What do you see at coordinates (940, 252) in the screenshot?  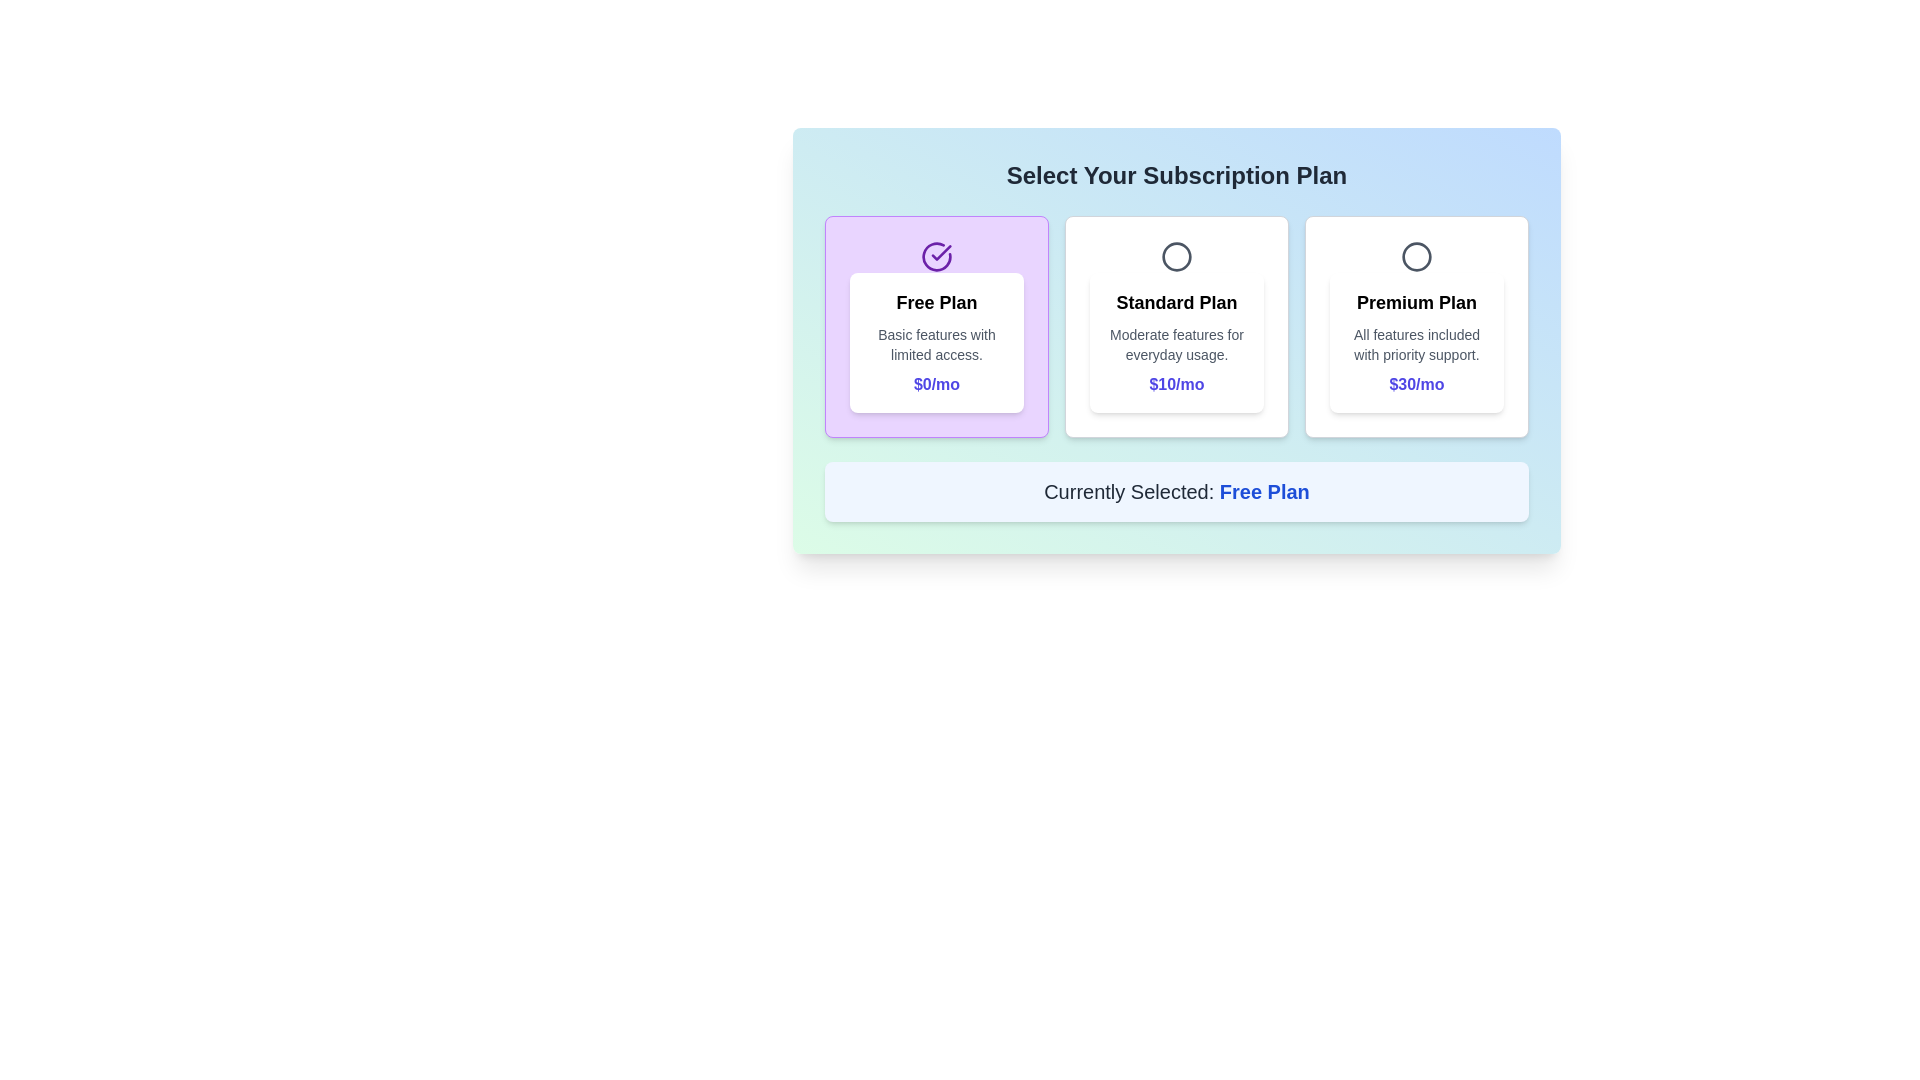 I see `the circular icon that signifies the selection of the 'Free Plan' subscription tier, located at the top-left of the 'Free Plan' card` at bounding box center [940, 252].